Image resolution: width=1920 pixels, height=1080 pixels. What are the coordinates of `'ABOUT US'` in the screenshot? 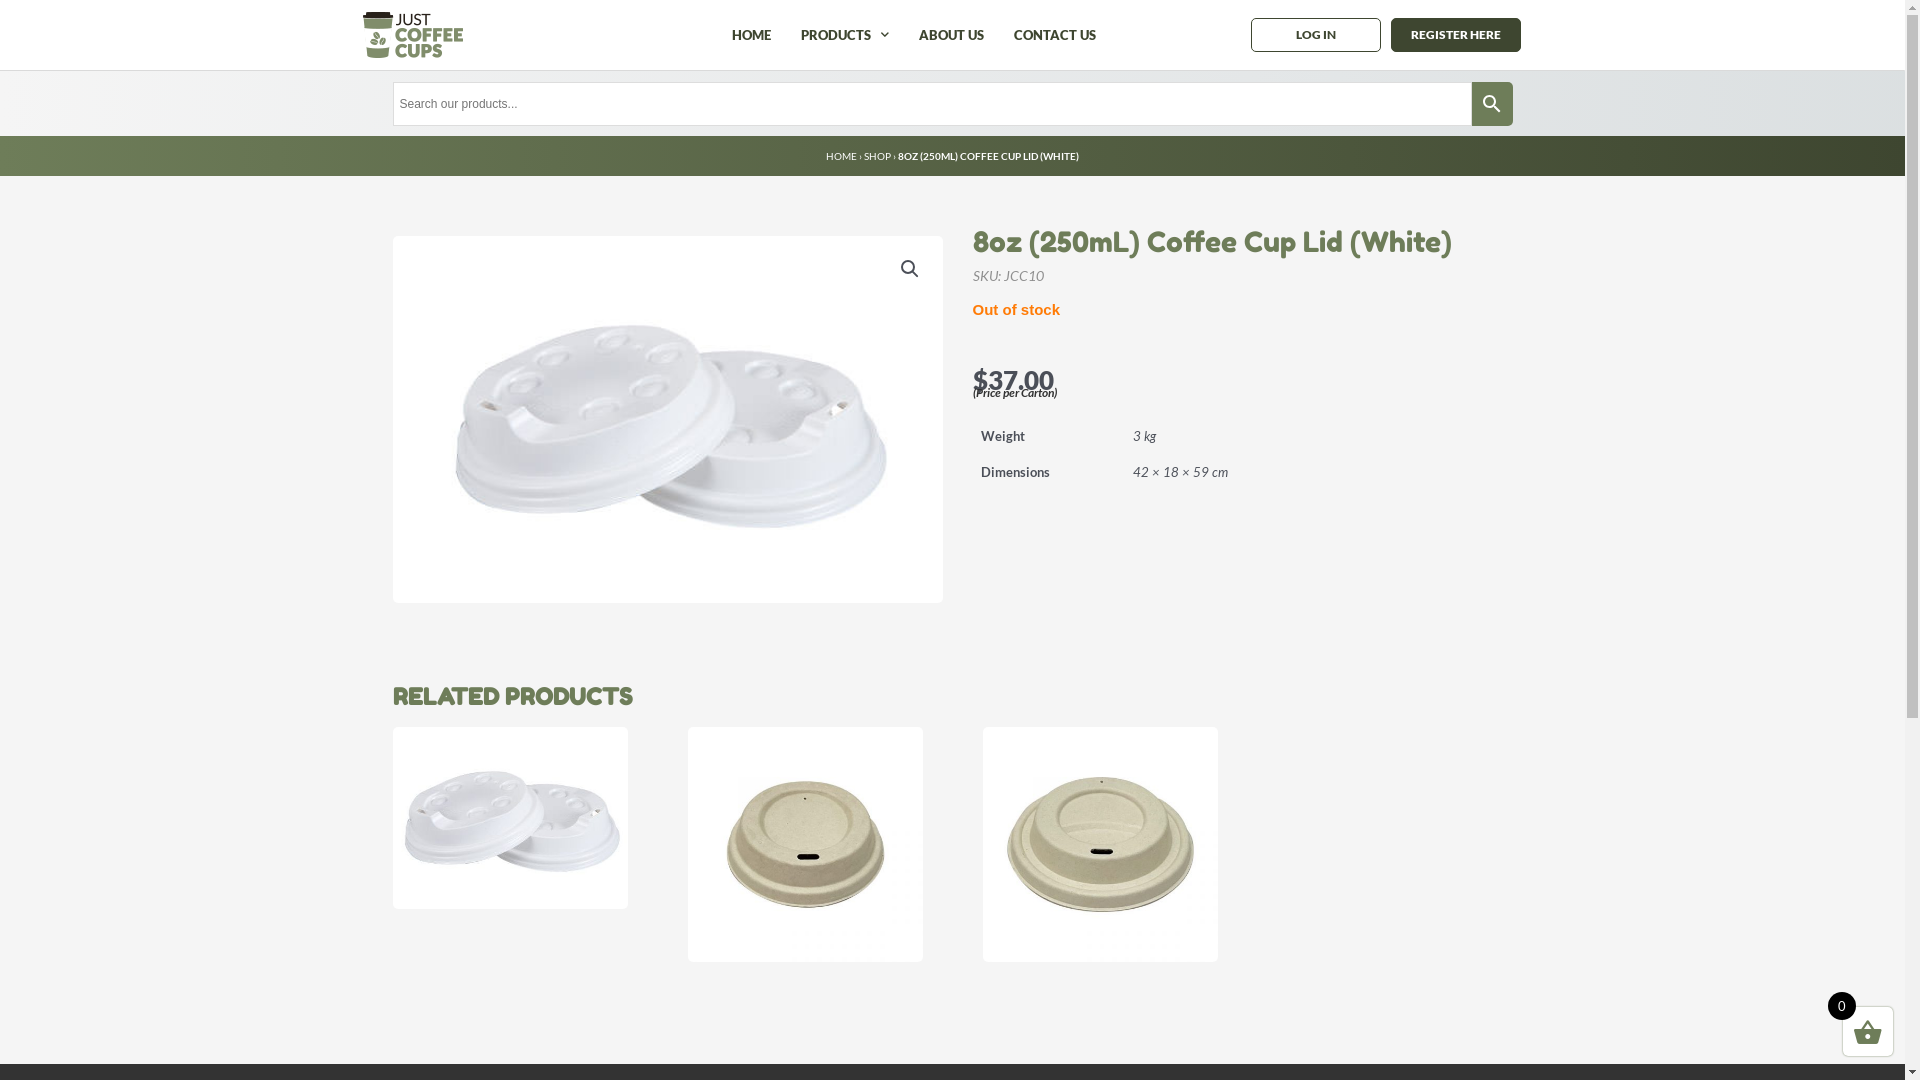 It's located at (950, 34).